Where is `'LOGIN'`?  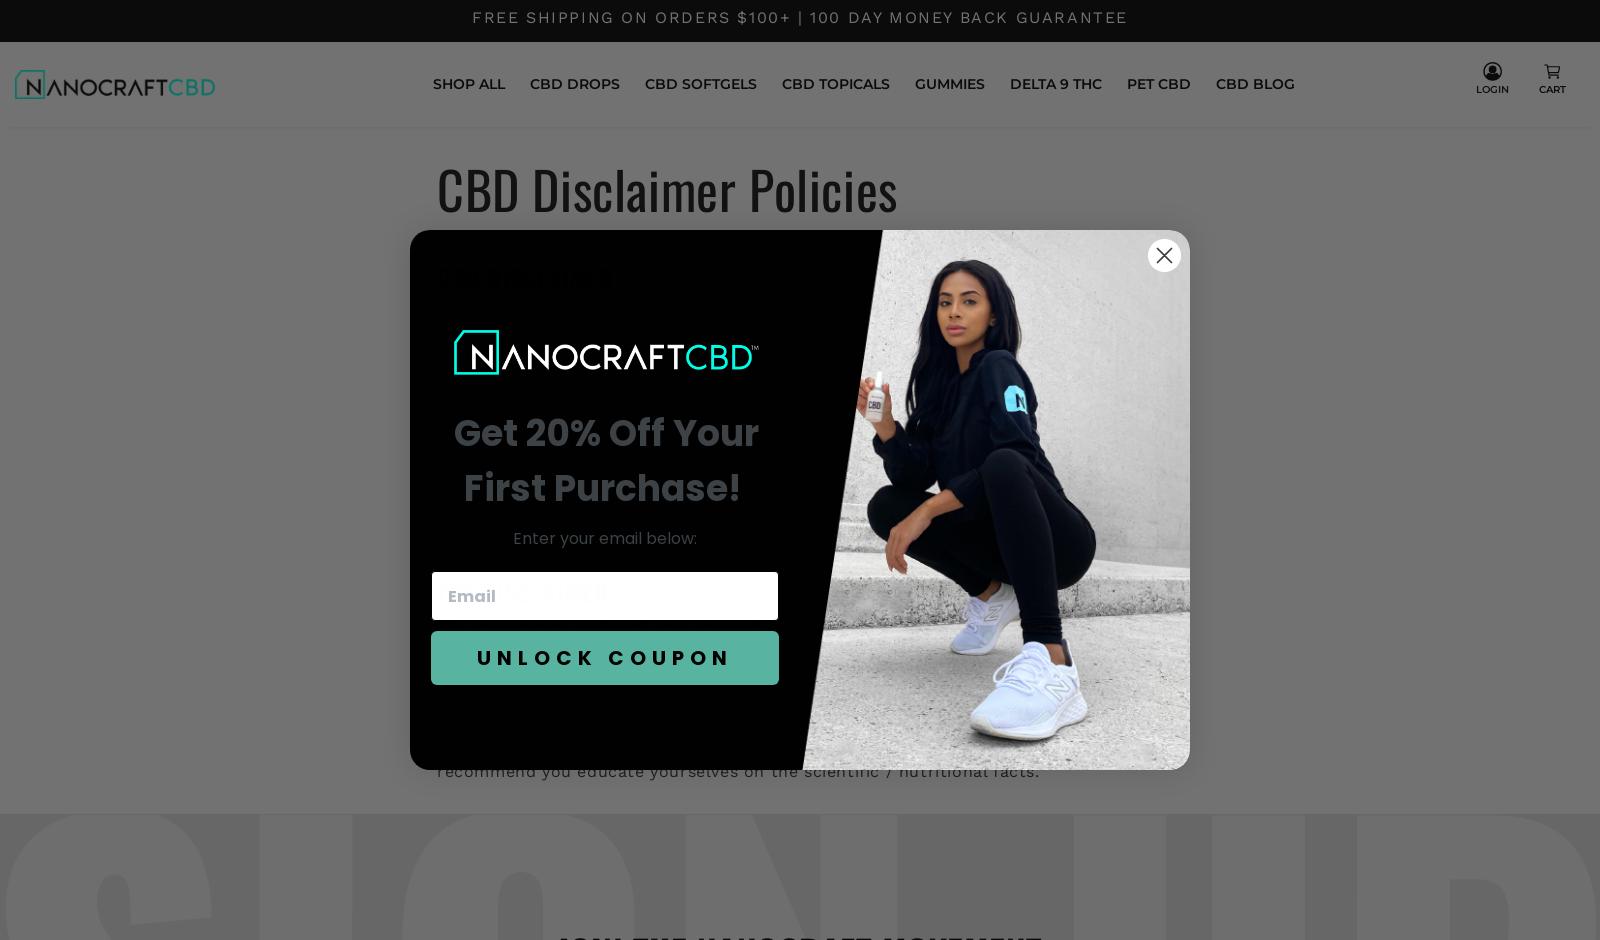 'LOGIN' is located at coordinates (1491, 89).